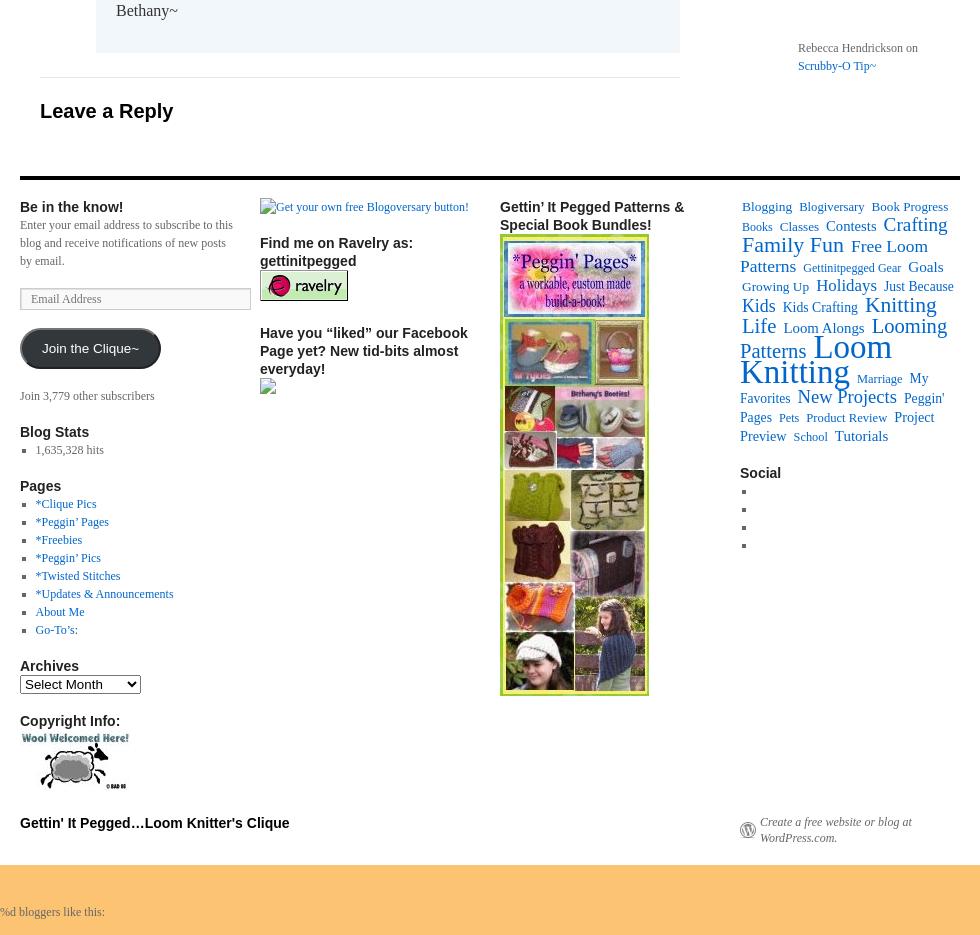 The width and height of the screenshot is (980, 935). What do you see at coordinates (592, 214) in the screenshot?
I see `'Gettin’ It Pegged Patterns & Special Book Bundles!'` at bounding box center [592, 214].